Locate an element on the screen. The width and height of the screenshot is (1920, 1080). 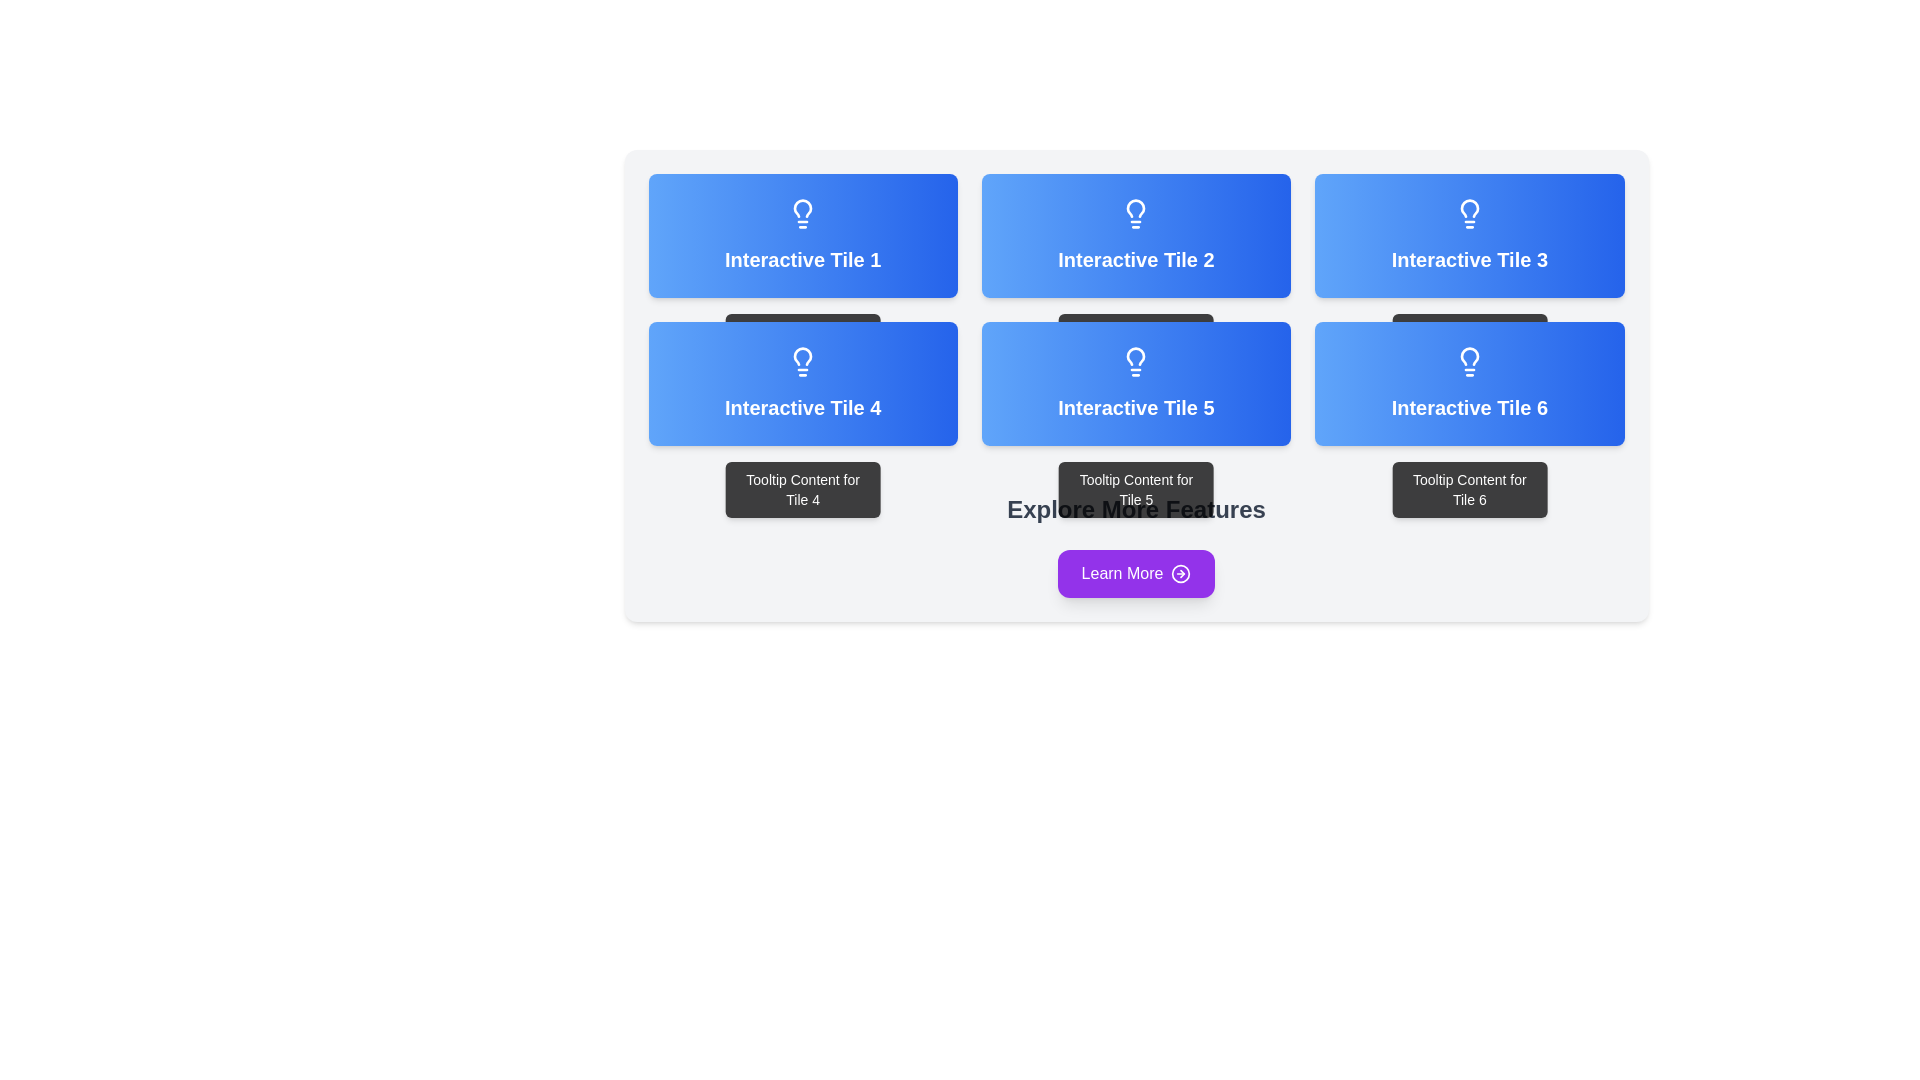
the purple 'Learn More' button with rounded corners, located beneath the heading 'Explore More Features' is located at coordinates (1136, 574).